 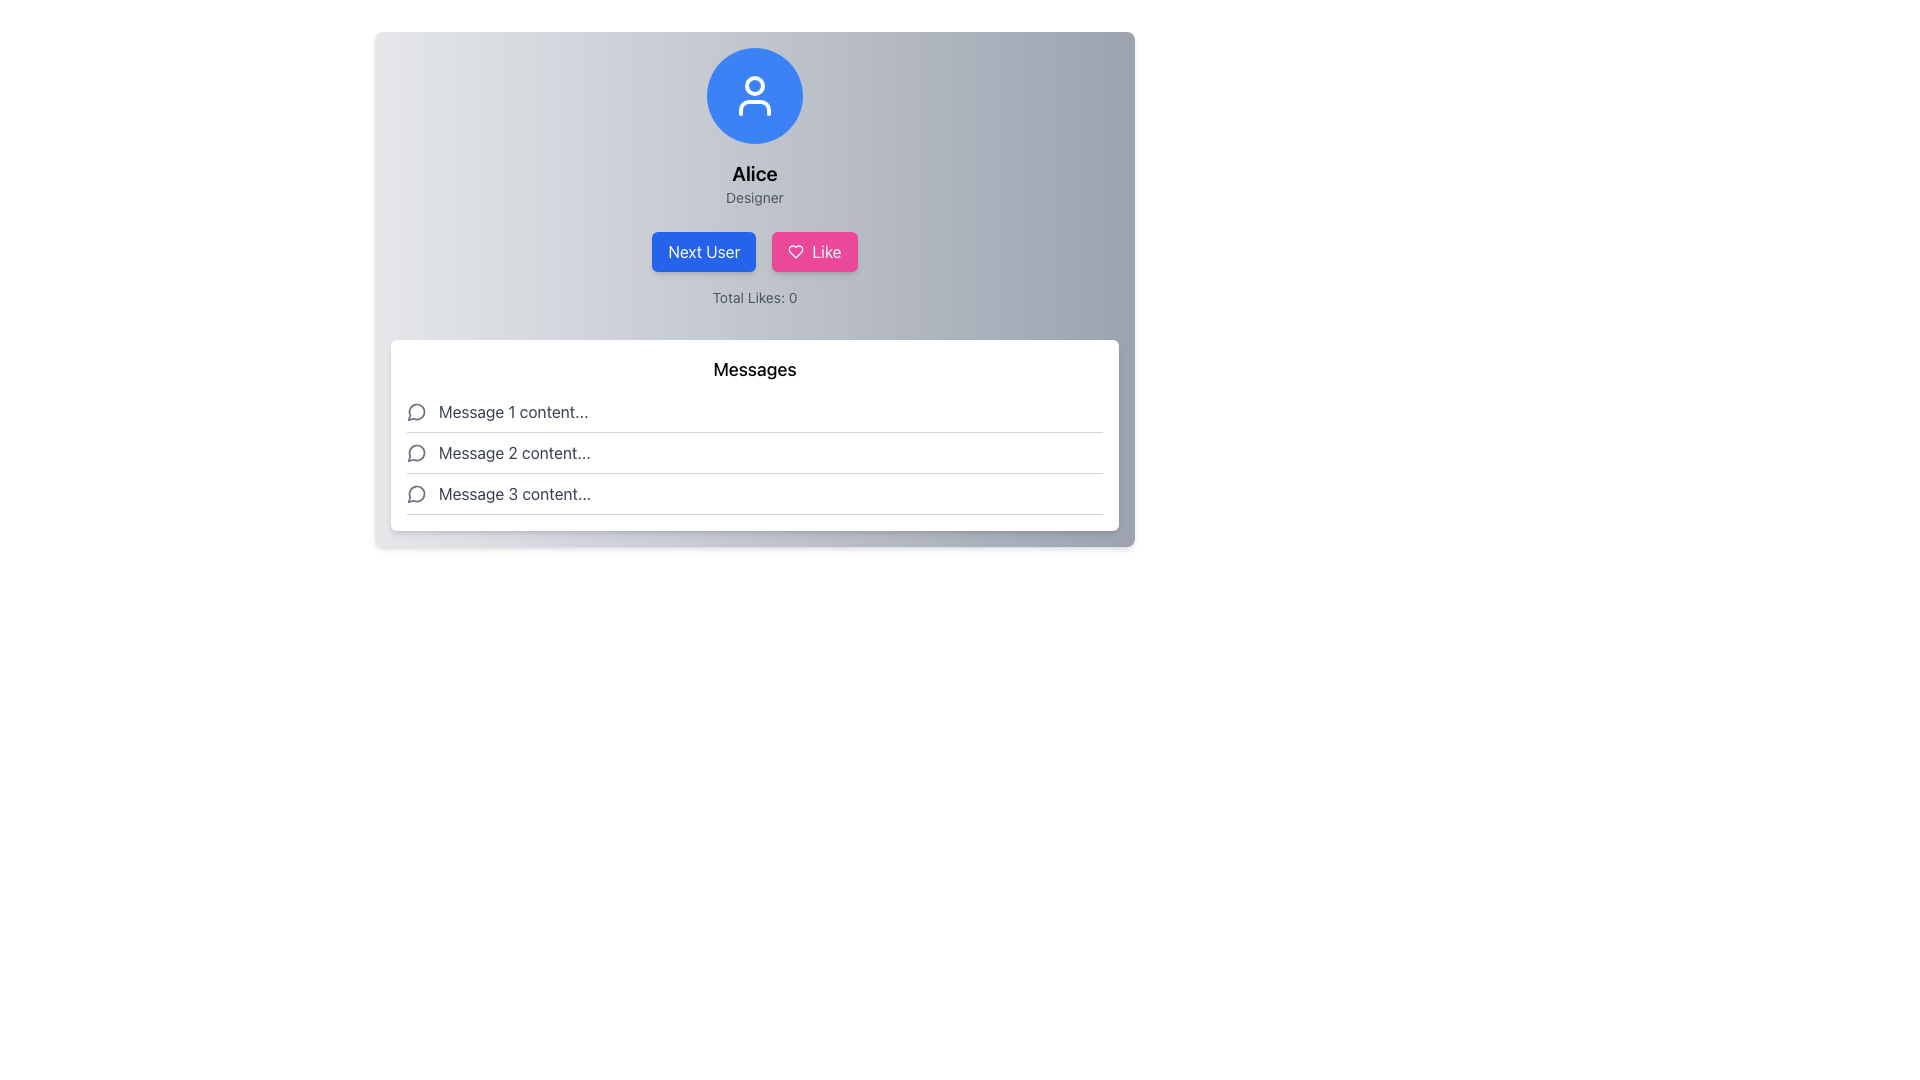 I want to click on the circular visual placeholder icon with a blue background and white user icon, located at the top center of the card, above the text 'Alice' and 'Designer', so click(x=753, y=96).